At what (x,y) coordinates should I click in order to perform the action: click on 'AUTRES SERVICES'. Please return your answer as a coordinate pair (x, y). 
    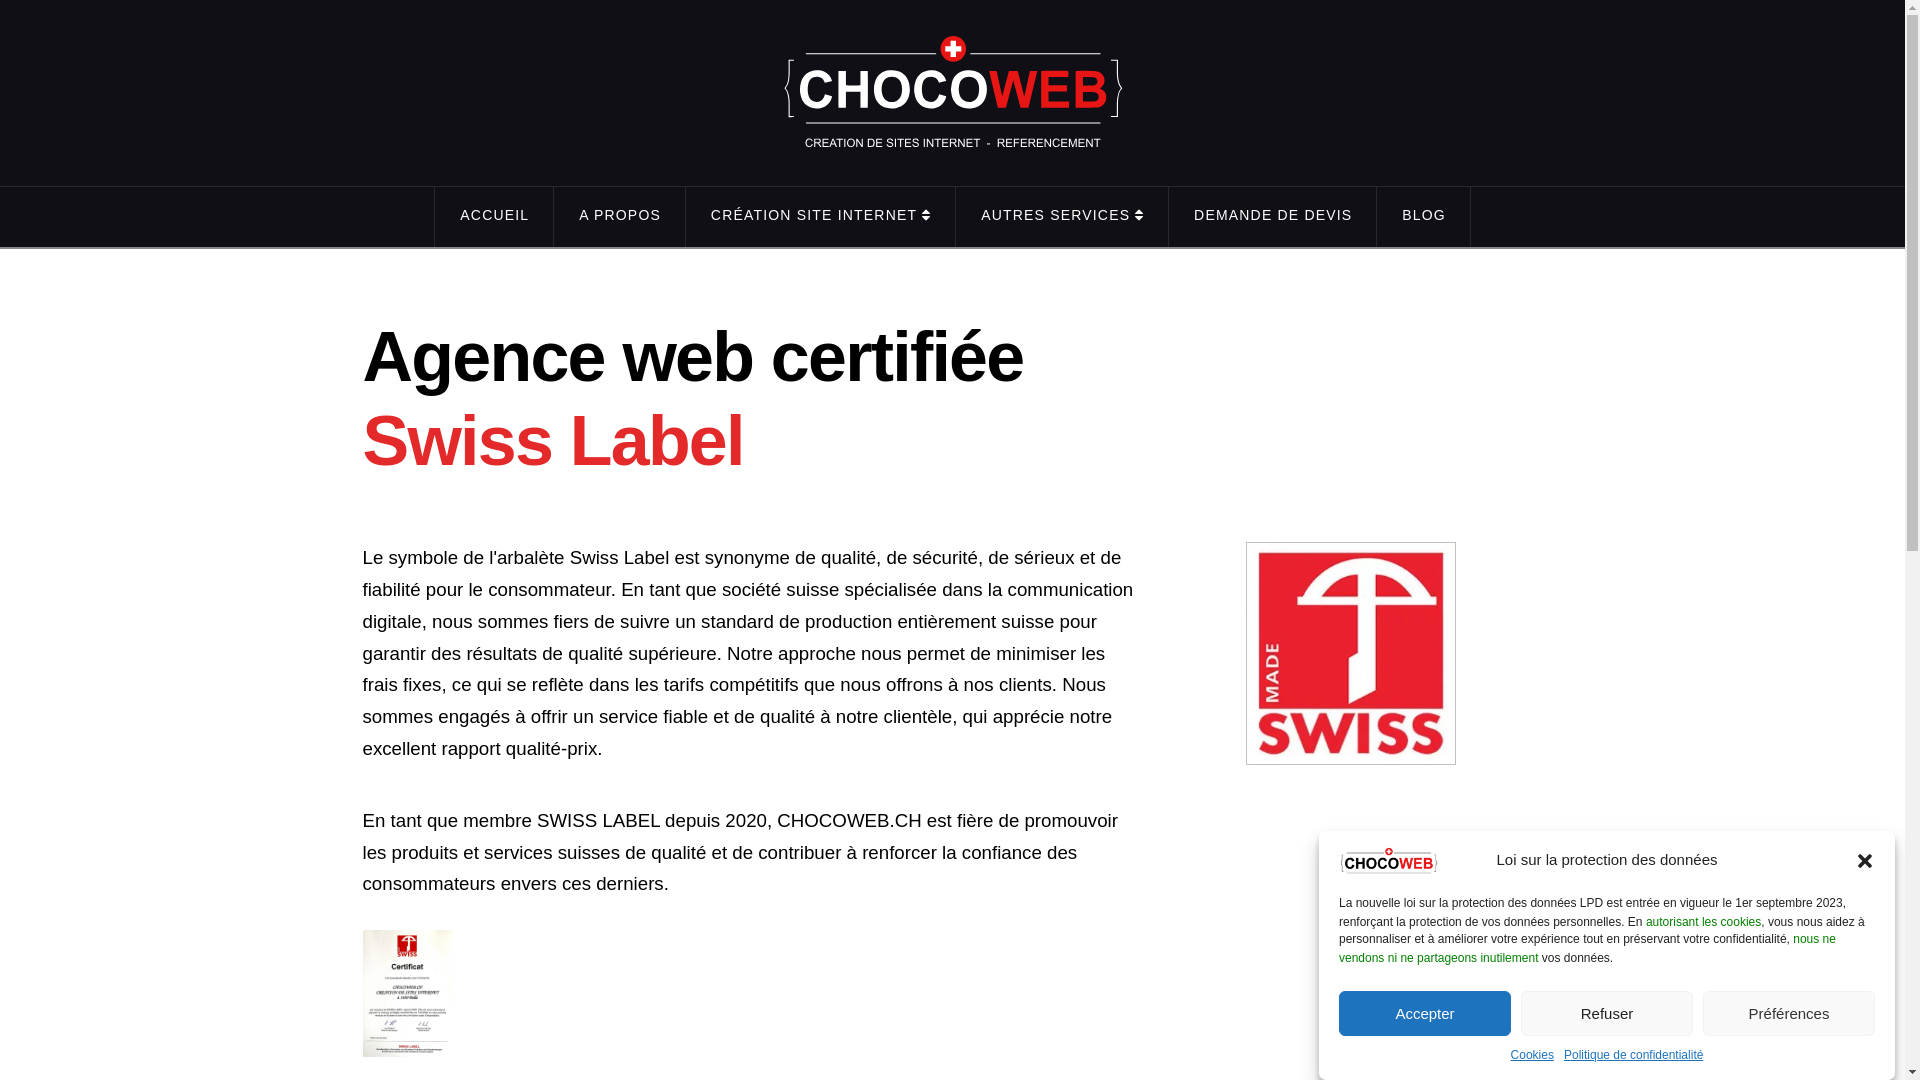
    Looking at the image, I should click on (954, 216).